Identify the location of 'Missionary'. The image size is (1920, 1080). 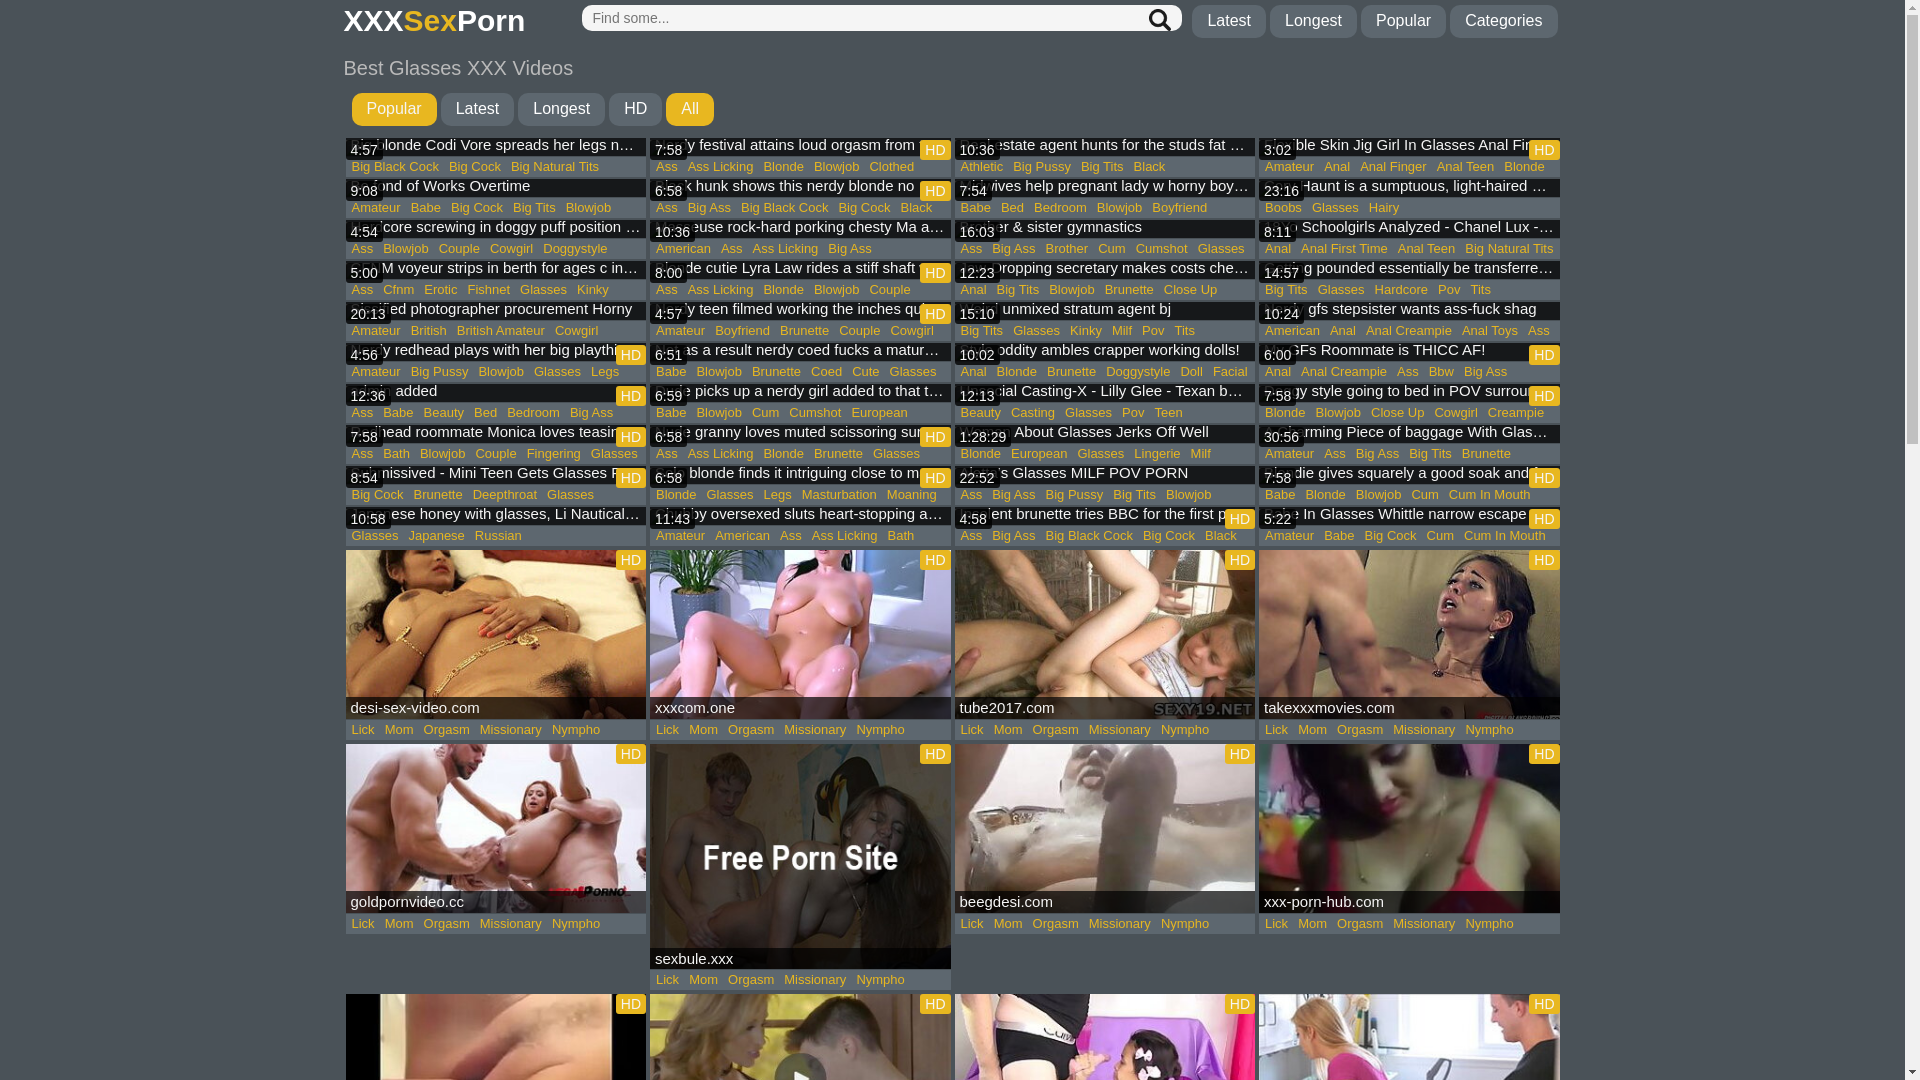
(474, 729).